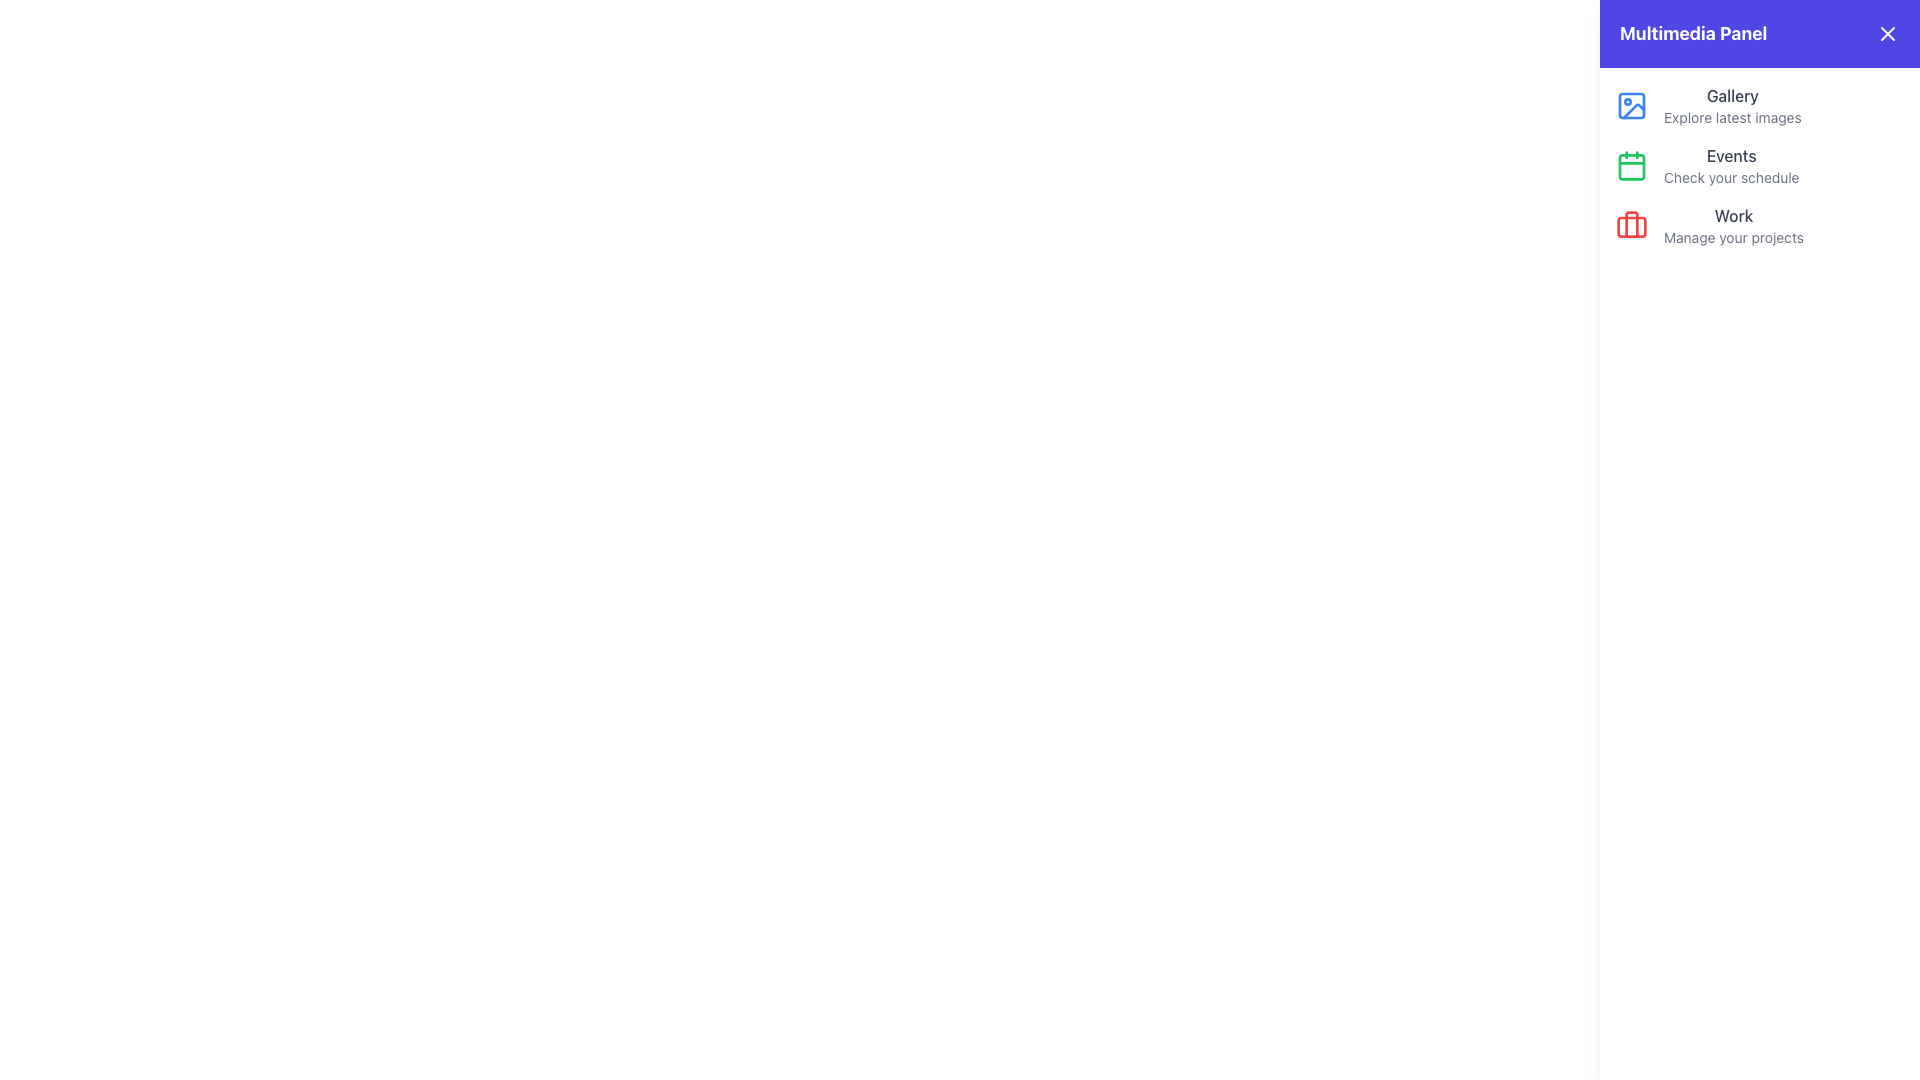 The width and height of the screenshot is (1920, 1080). I want to click on the 'Events' list item with icon and text, which is the second item in the vertical list of features in the Multimedia Panel, located beneath 'Gallery' and above 'Work', so click(1760, 164).